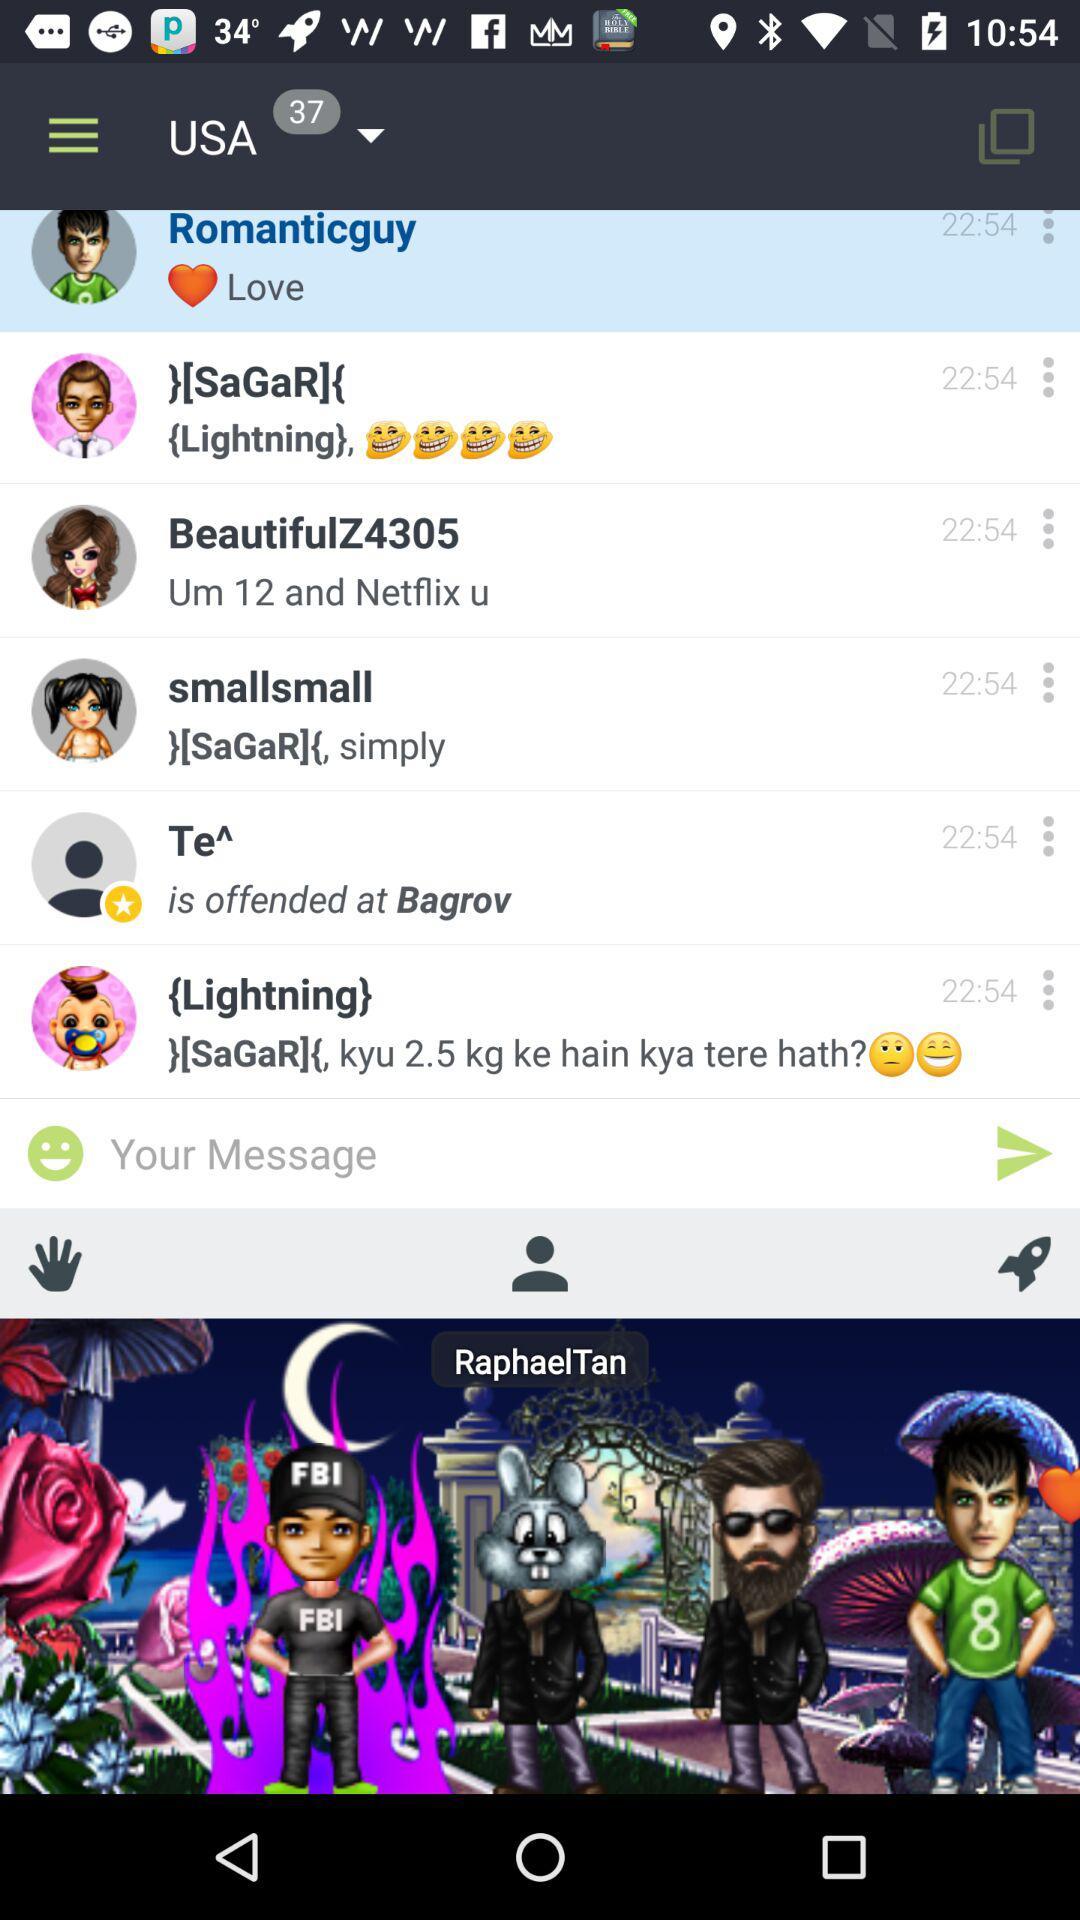  I want to click on shows fingers icon, so click(54, 1262).